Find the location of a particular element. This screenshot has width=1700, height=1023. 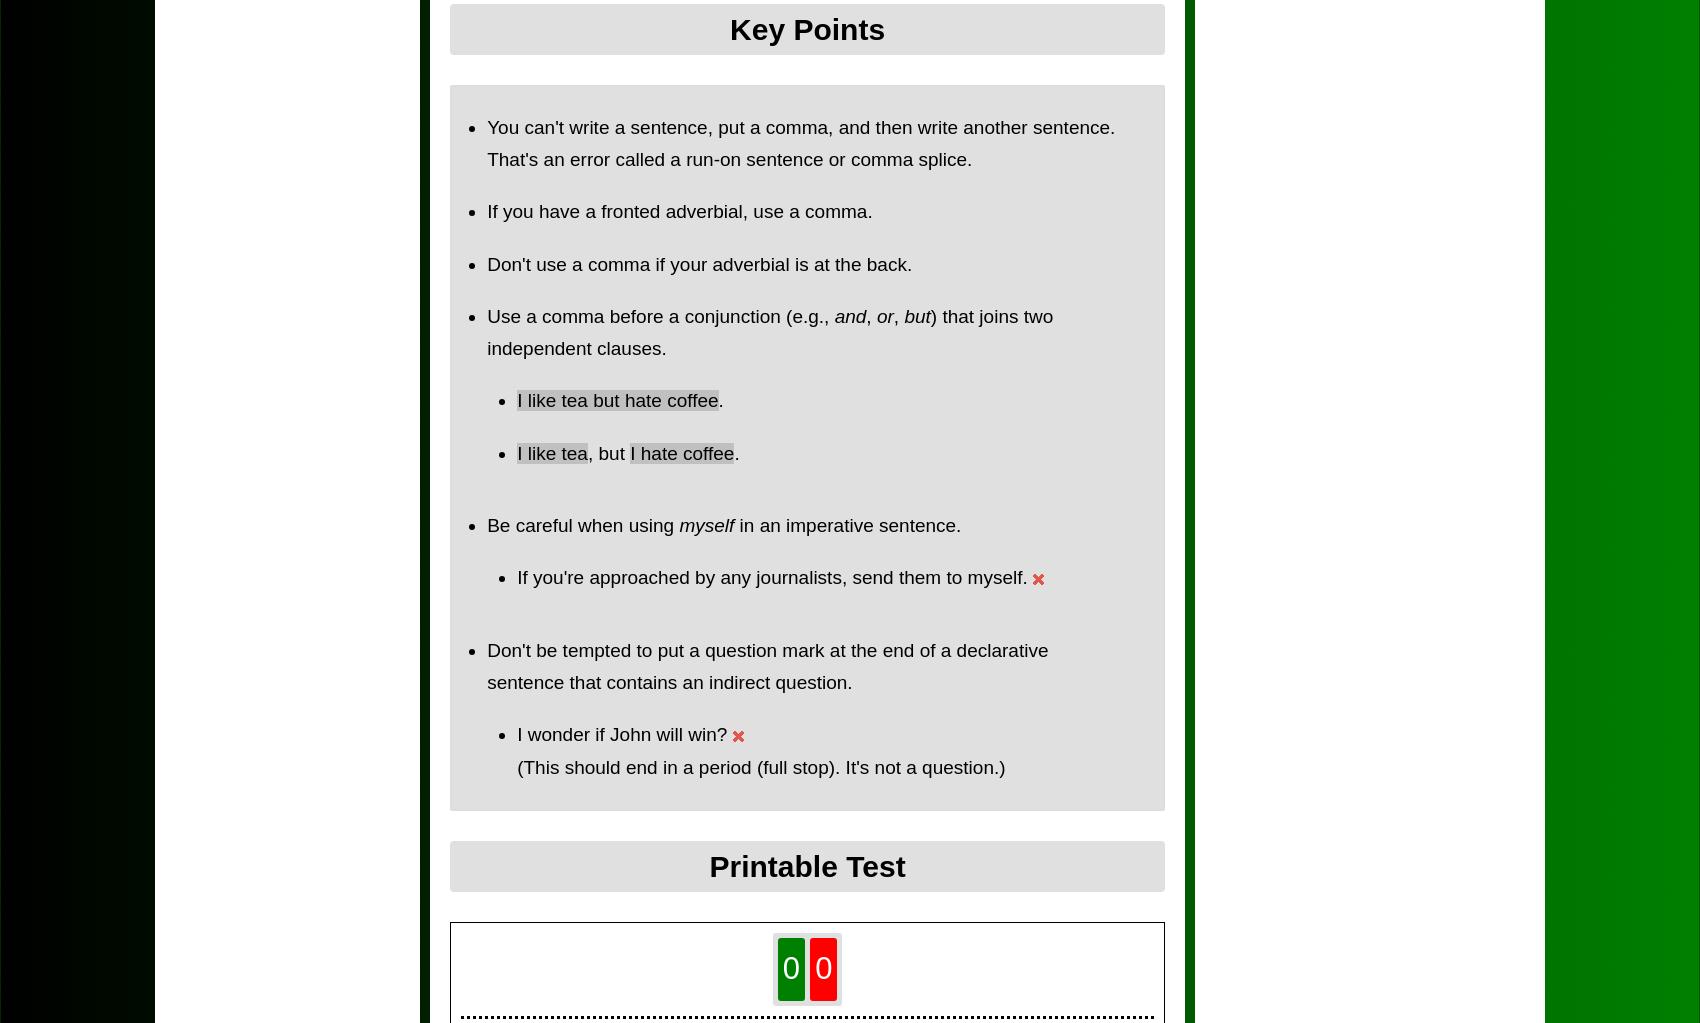

'I wonder if John will win?' is located at coordinates (623, 734).